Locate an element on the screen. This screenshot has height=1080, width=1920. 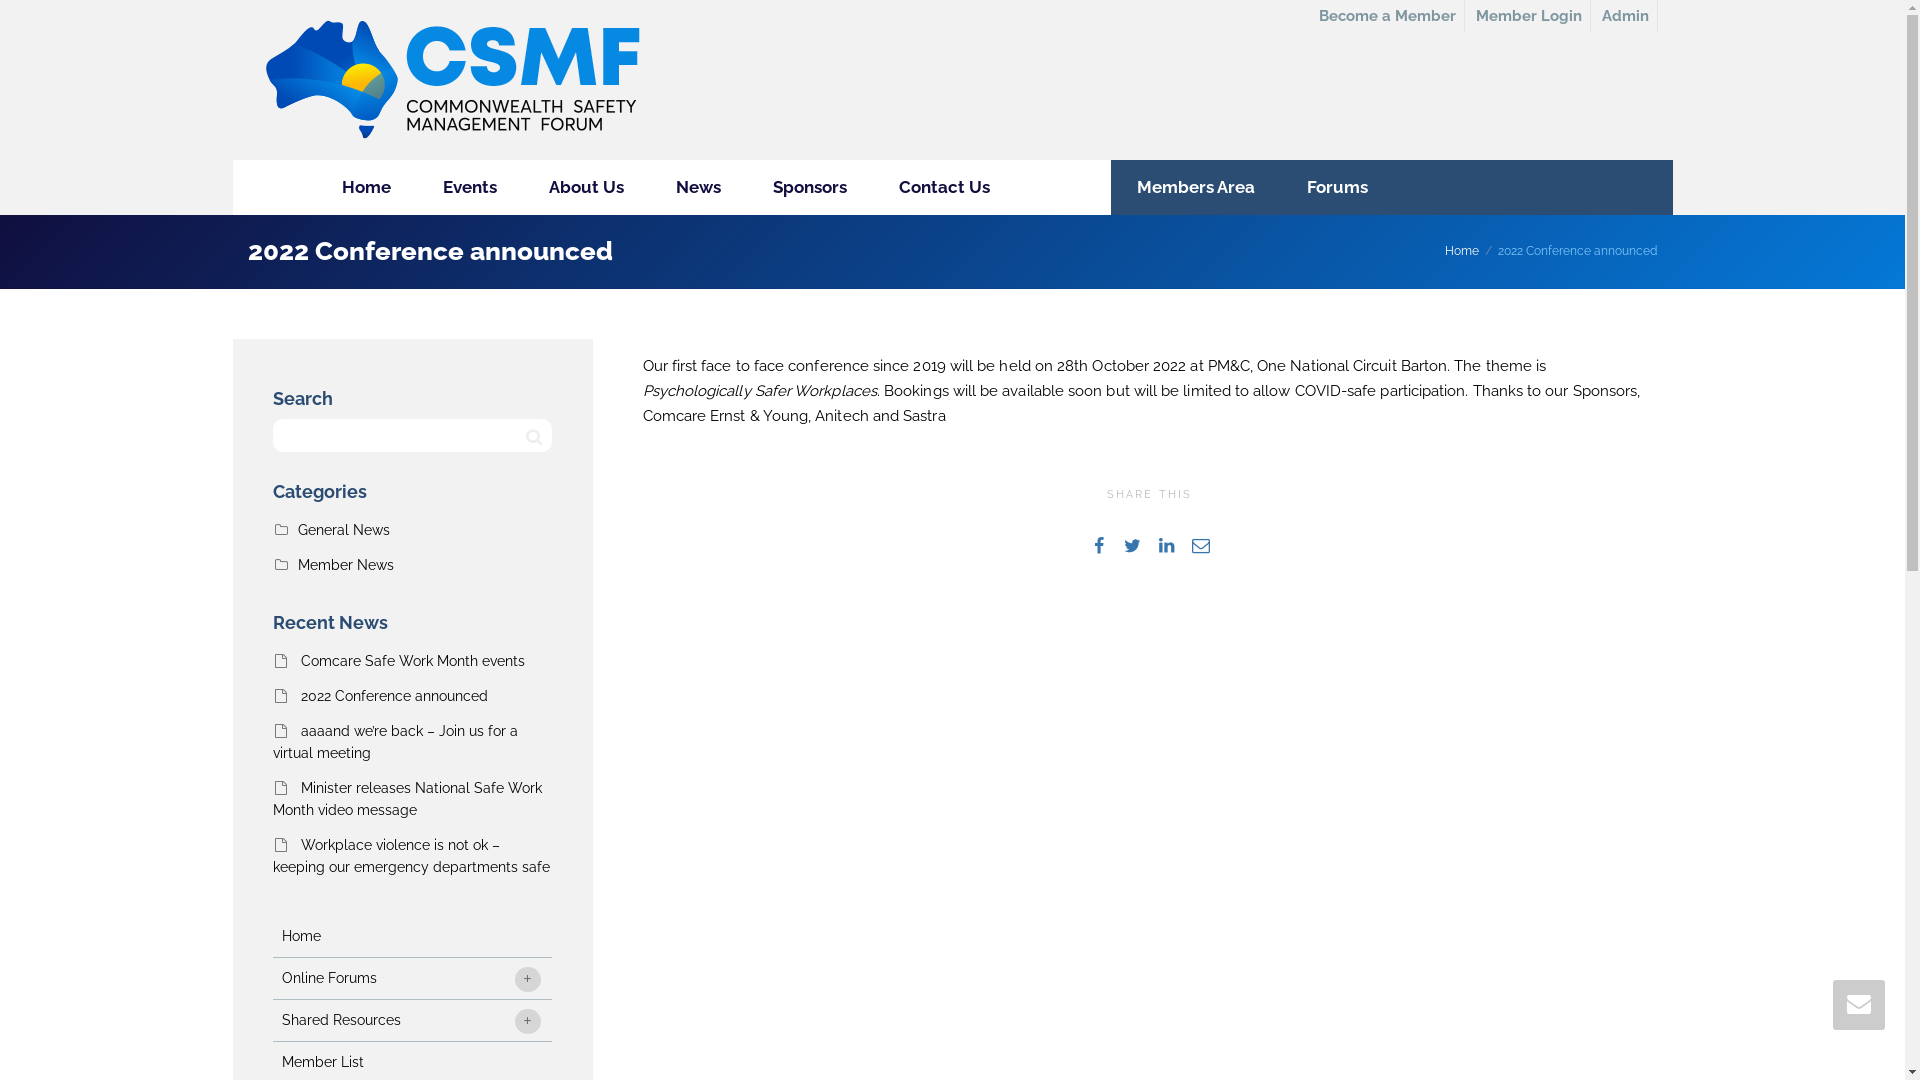
'Minister releases National Safe Work Month video message' is located at coordinates (405, 797).